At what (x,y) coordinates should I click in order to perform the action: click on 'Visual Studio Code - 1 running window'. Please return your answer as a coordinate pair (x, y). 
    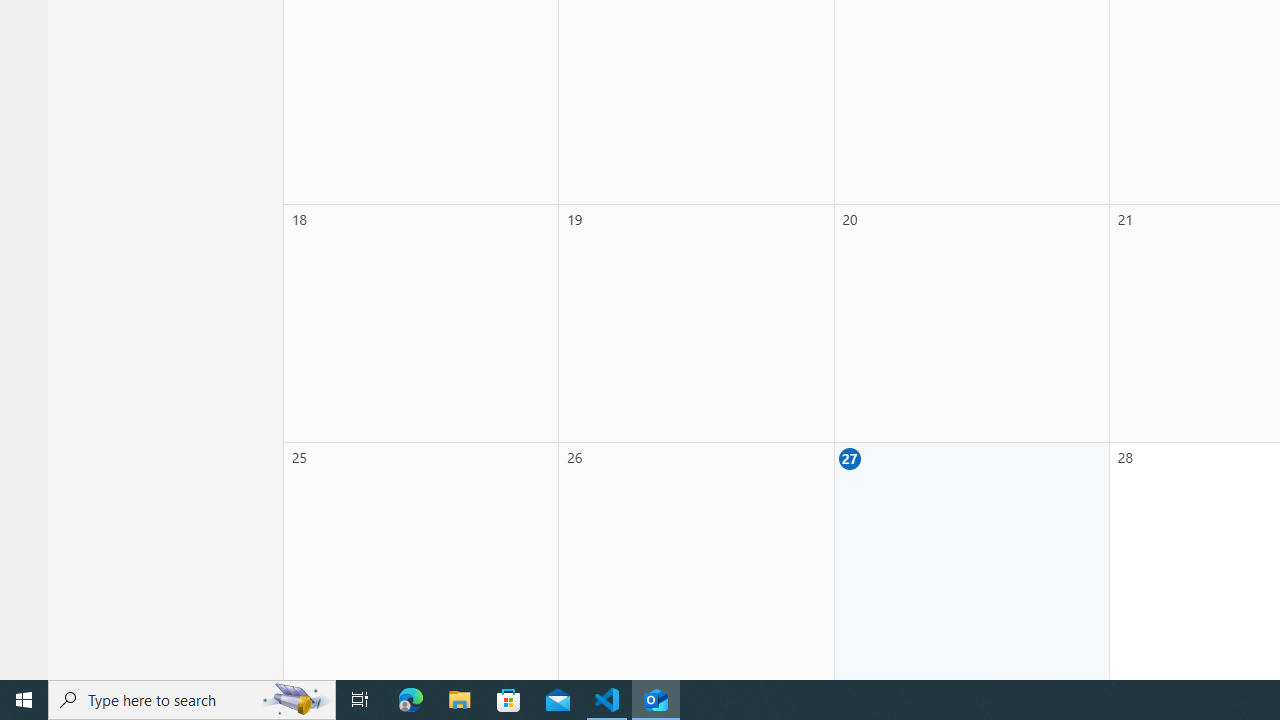
    Looking at the image, I should click on (606, 698).